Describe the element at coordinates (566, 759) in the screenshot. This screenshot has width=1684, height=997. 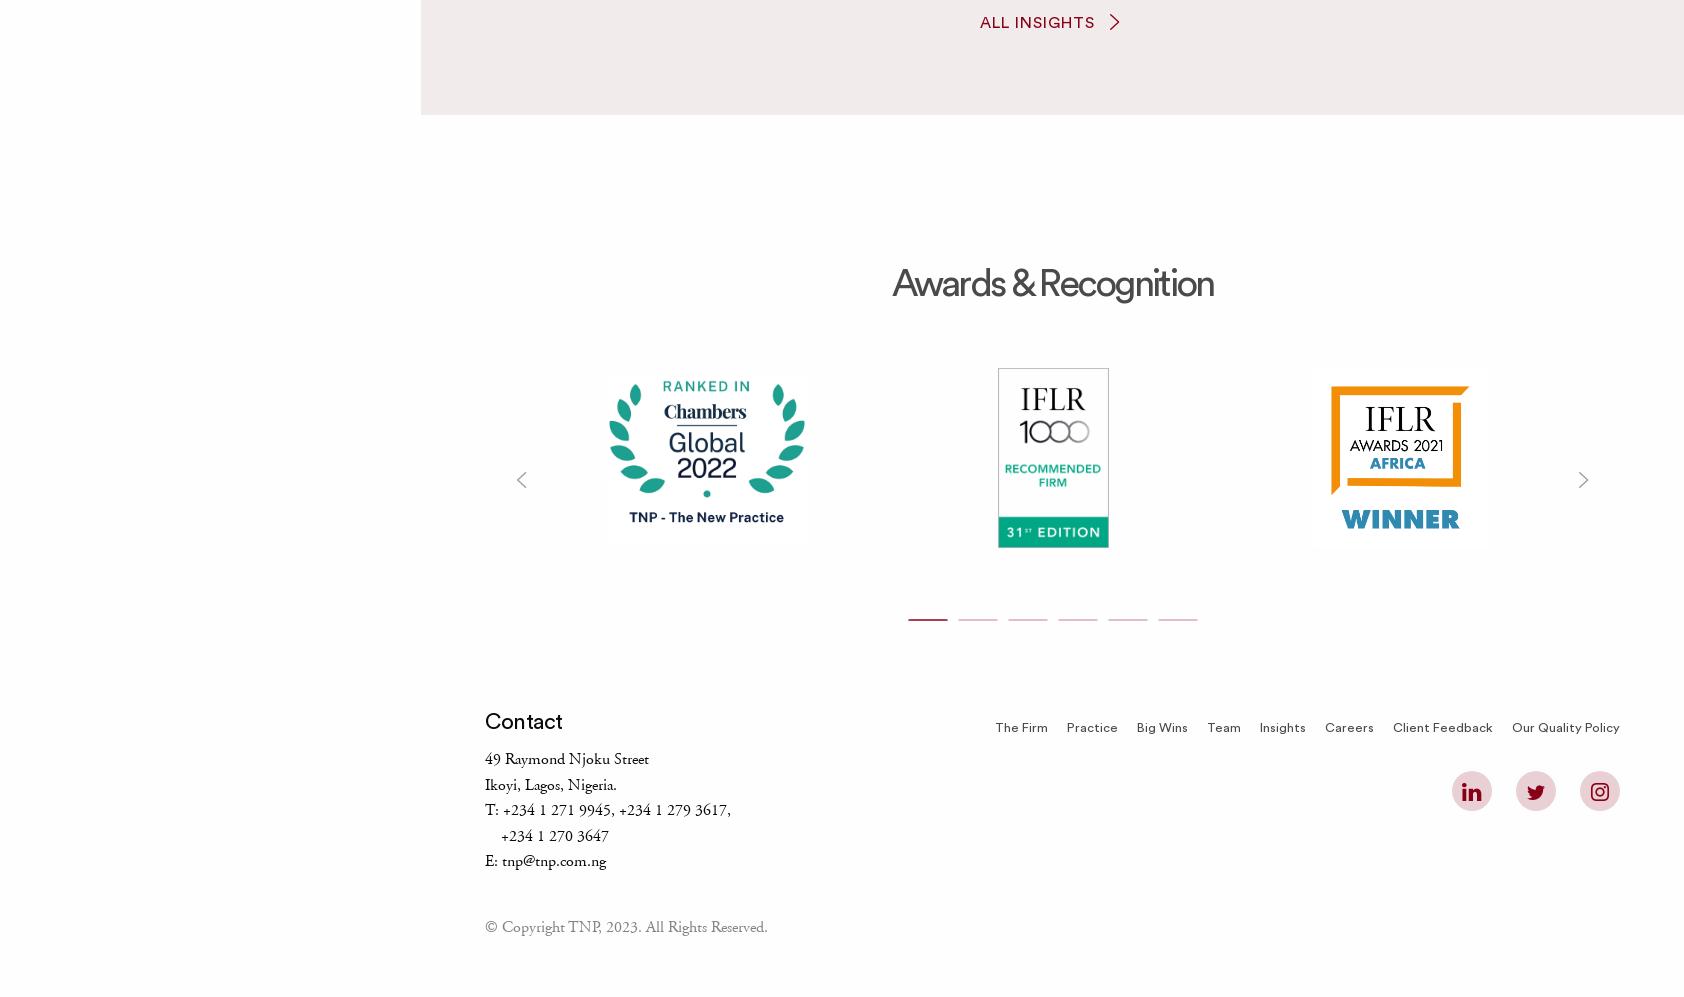
I see `'49 Raymond Njoku Street'` at that location.